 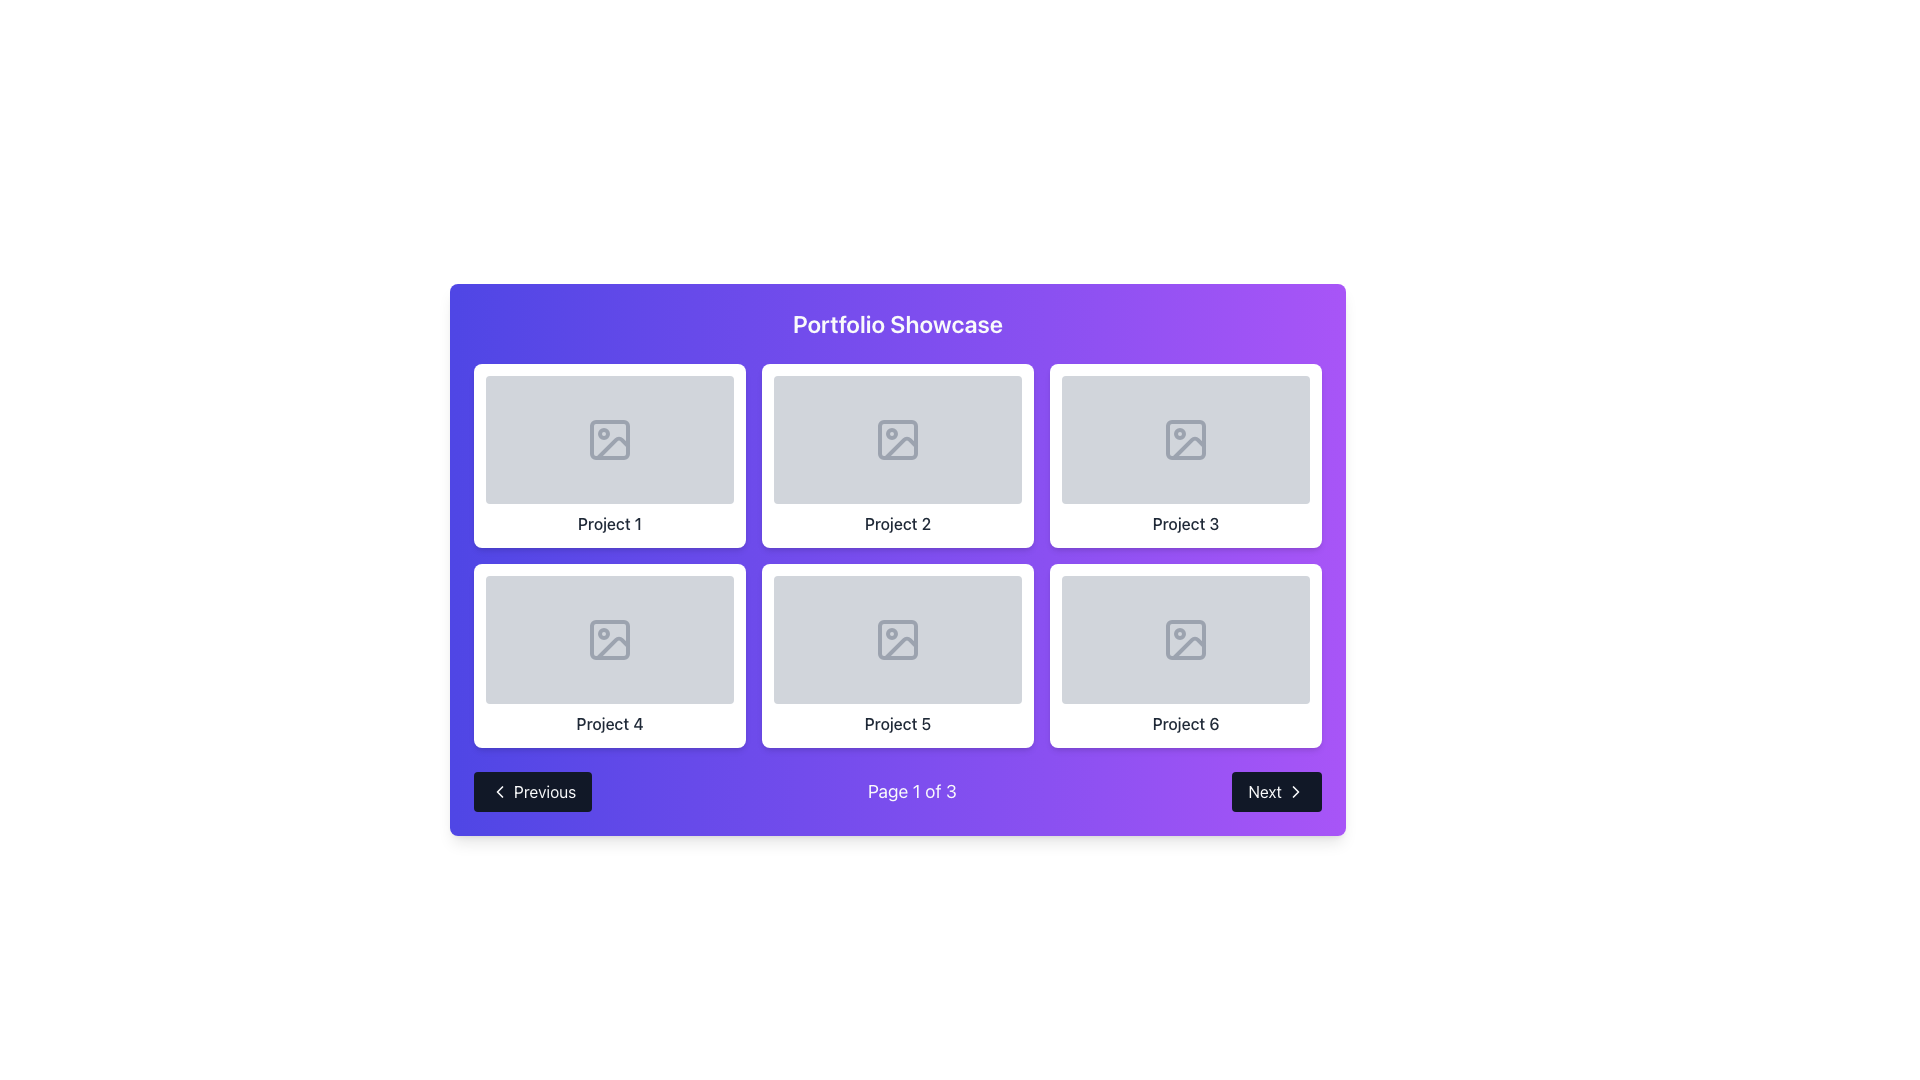 I want to click on text label 'Project 6' which is located in the bottom row of a 2x3 grid layout in the portfolio showcase panel, directly below the associated project placeholder image, so click(x=1185, y=724).